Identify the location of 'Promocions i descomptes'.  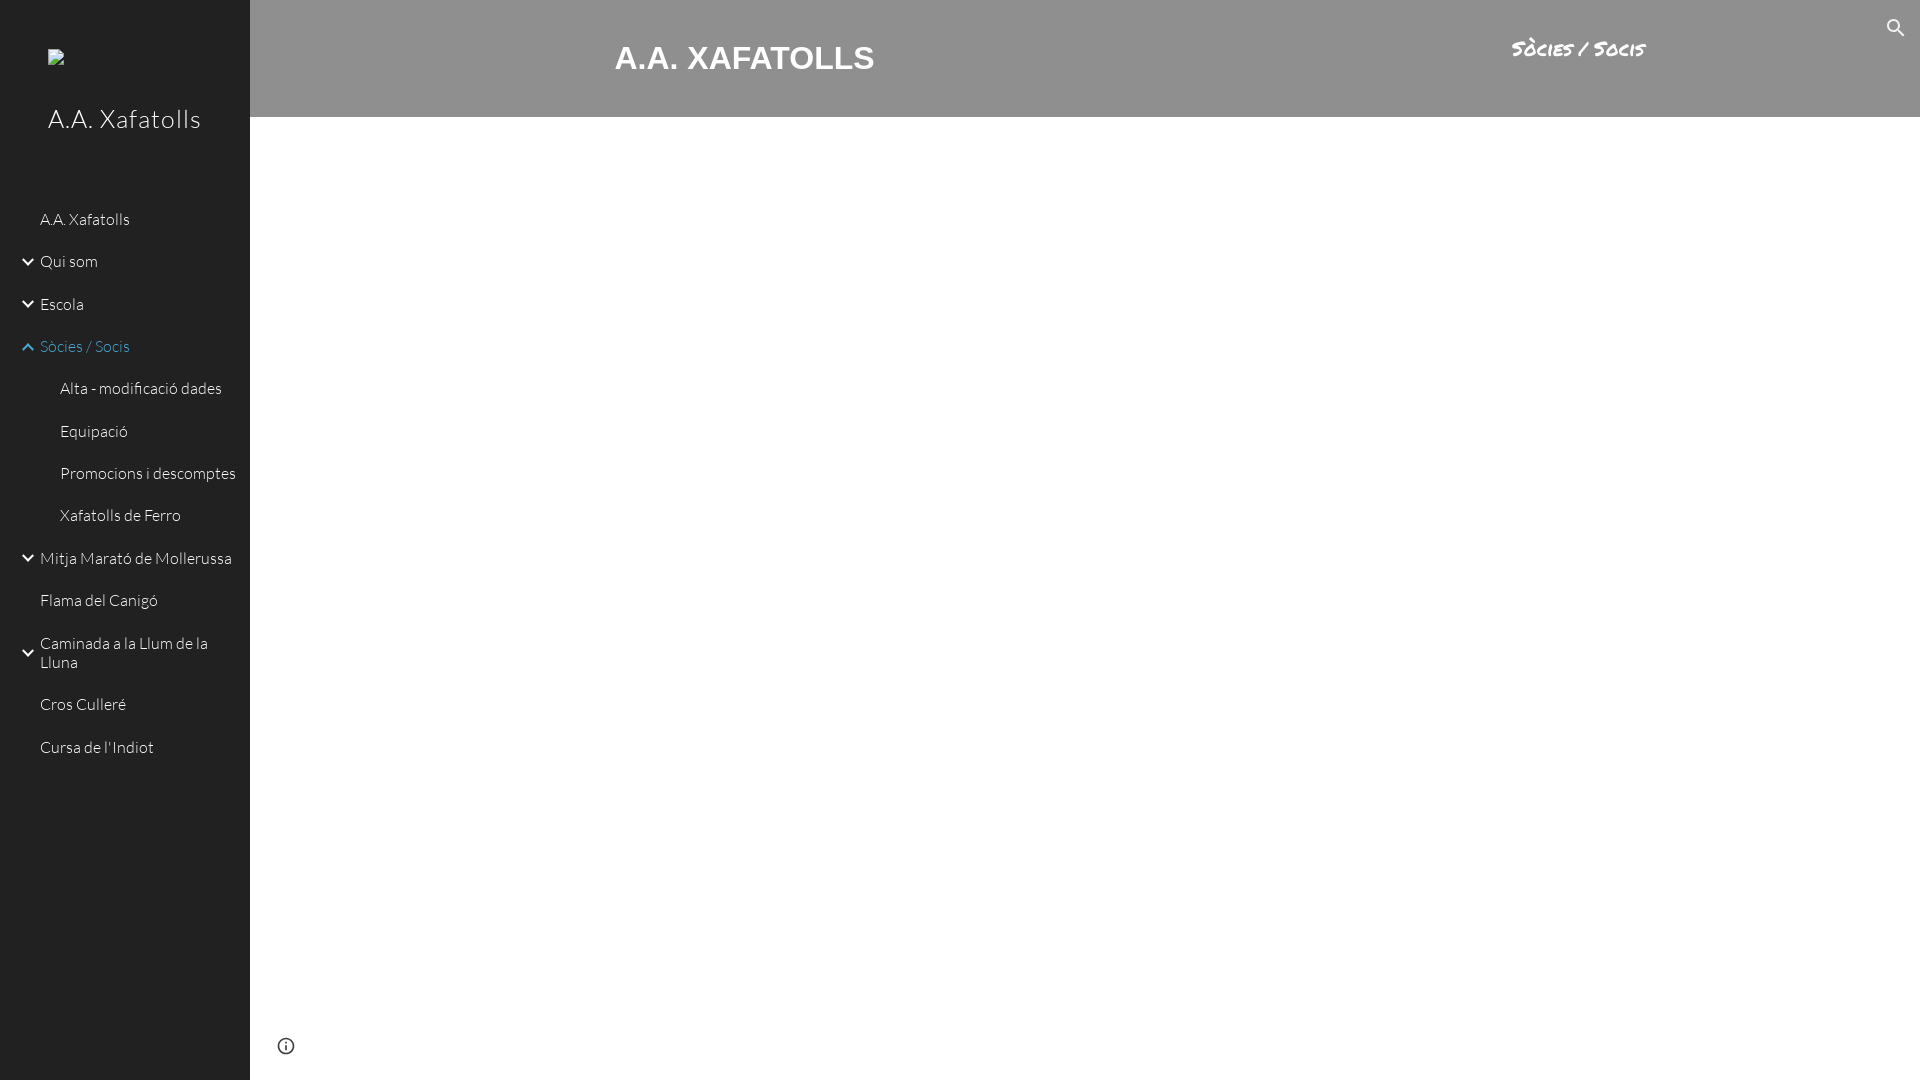
(146, 474).